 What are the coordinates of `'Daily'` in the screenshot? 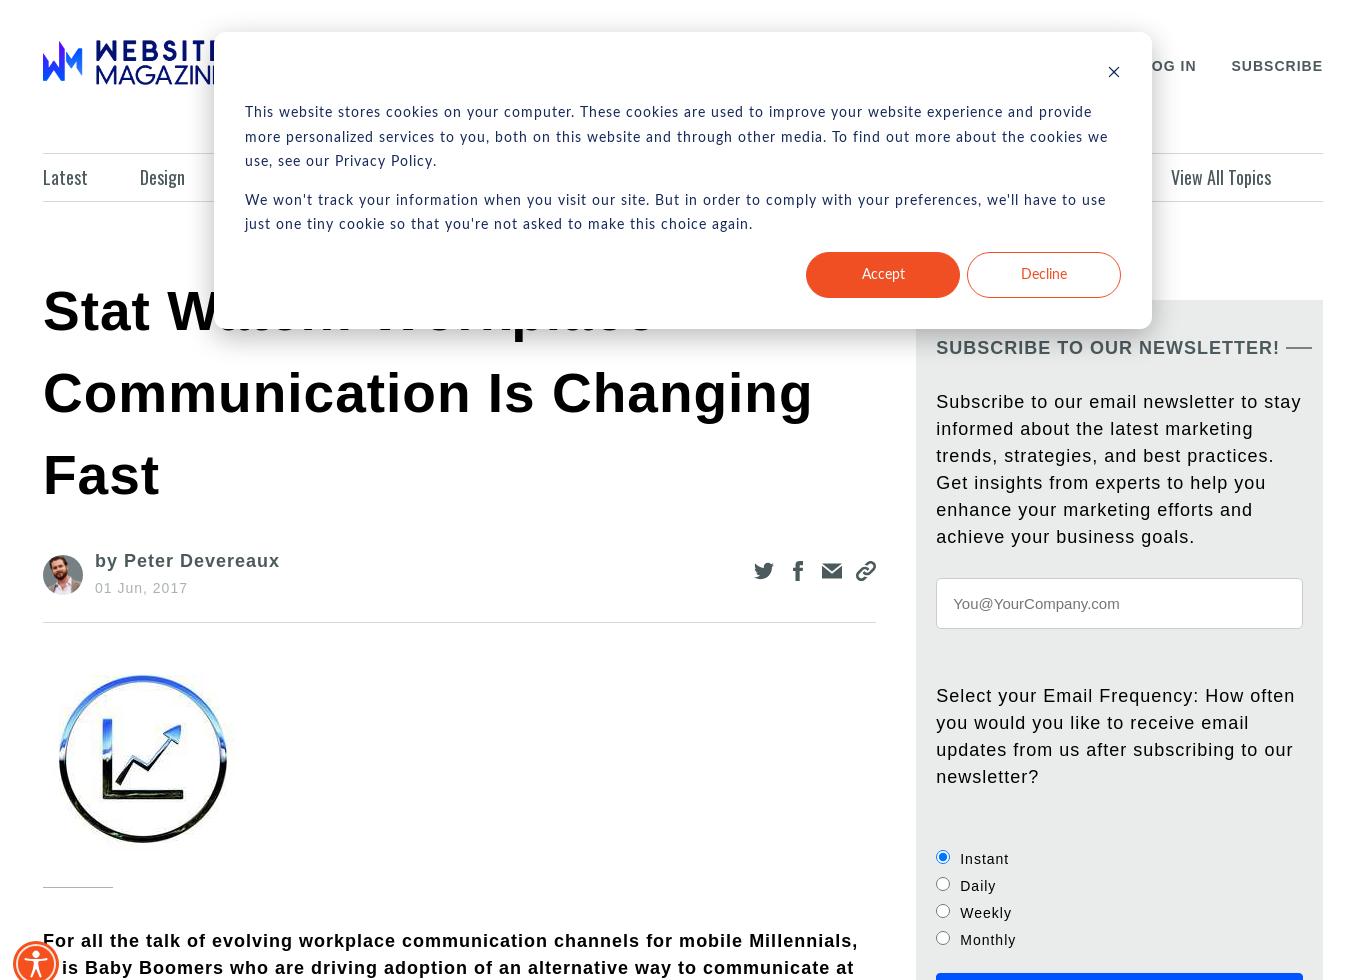 It's located at (978, 885).